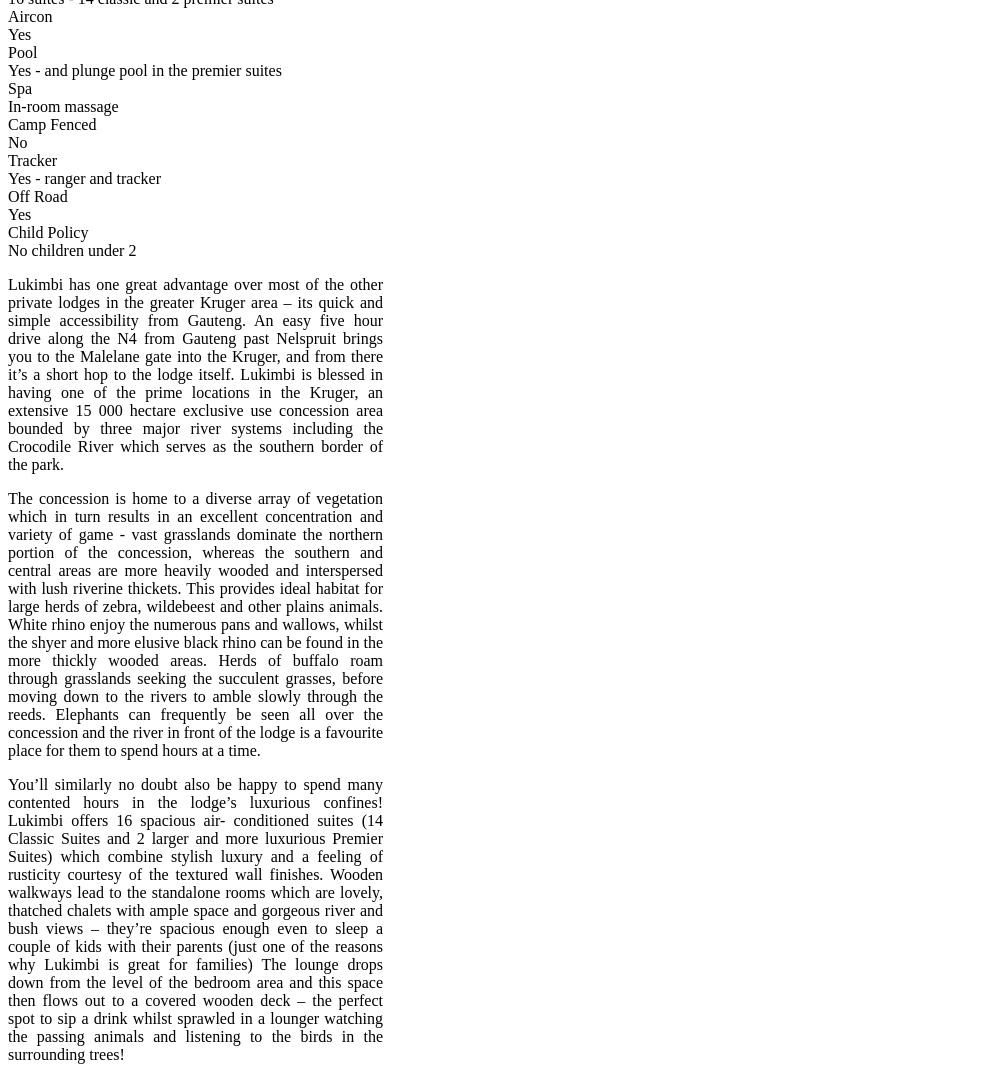 Image resolution: width=998 pixels, height=1073 pixels. What do you see at coordinates (7, 51) in the screenshot?
I see `'Pool'` at bounding box center [7, 51].